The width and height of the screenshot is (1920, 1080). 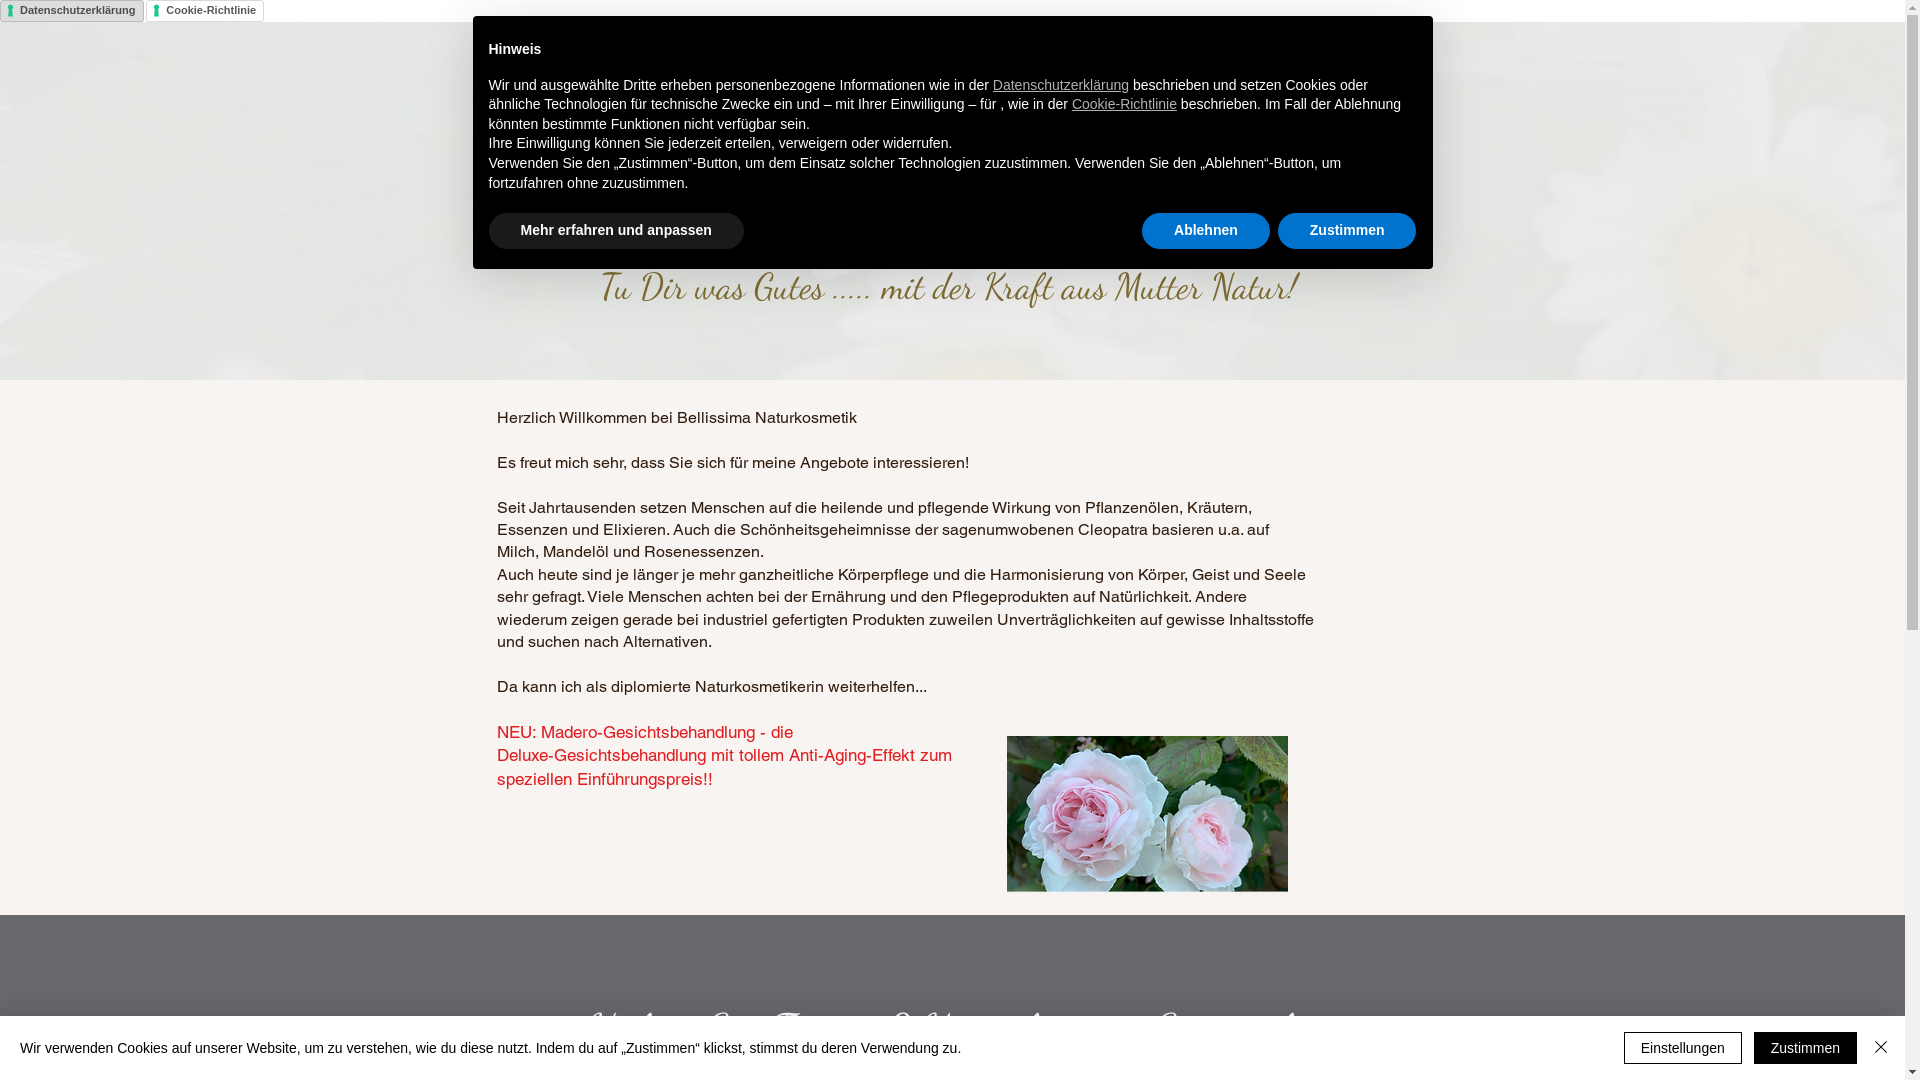 What do you see at coordinates (1682, 1047) in the screenshot?
I see `'Einstellungen'` at bounding box center [1682, 1047].